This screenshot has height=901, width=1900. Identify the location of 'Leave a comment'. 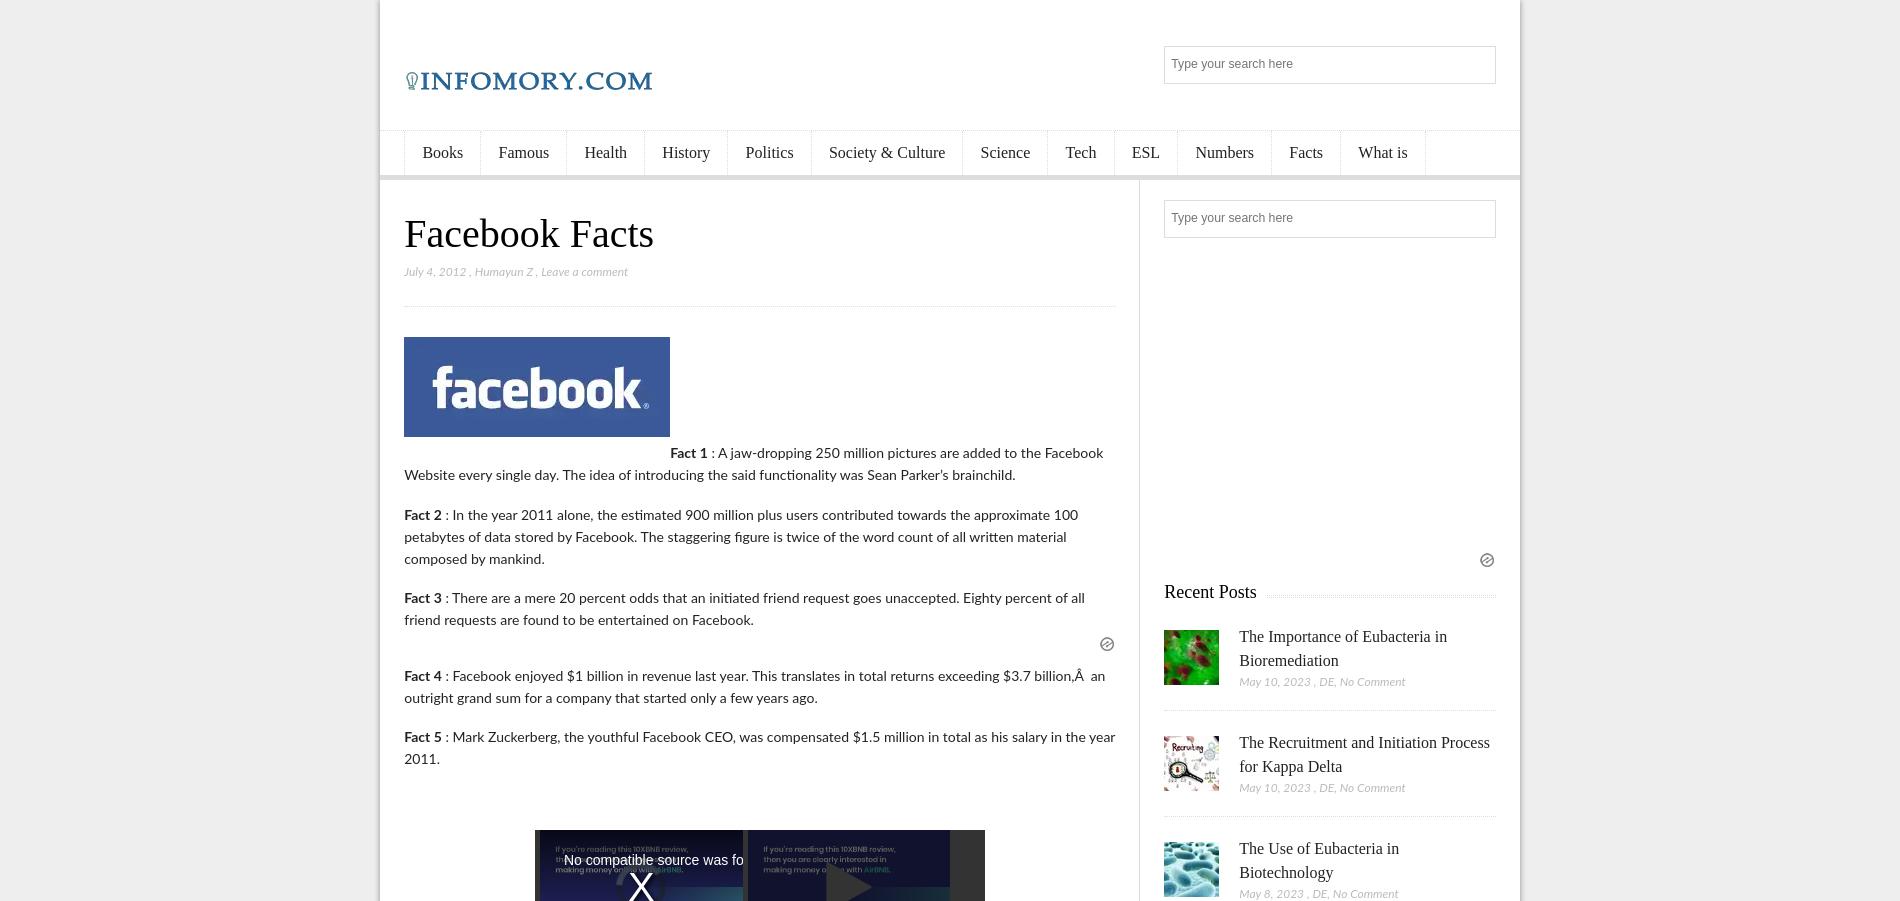
(584, 272).